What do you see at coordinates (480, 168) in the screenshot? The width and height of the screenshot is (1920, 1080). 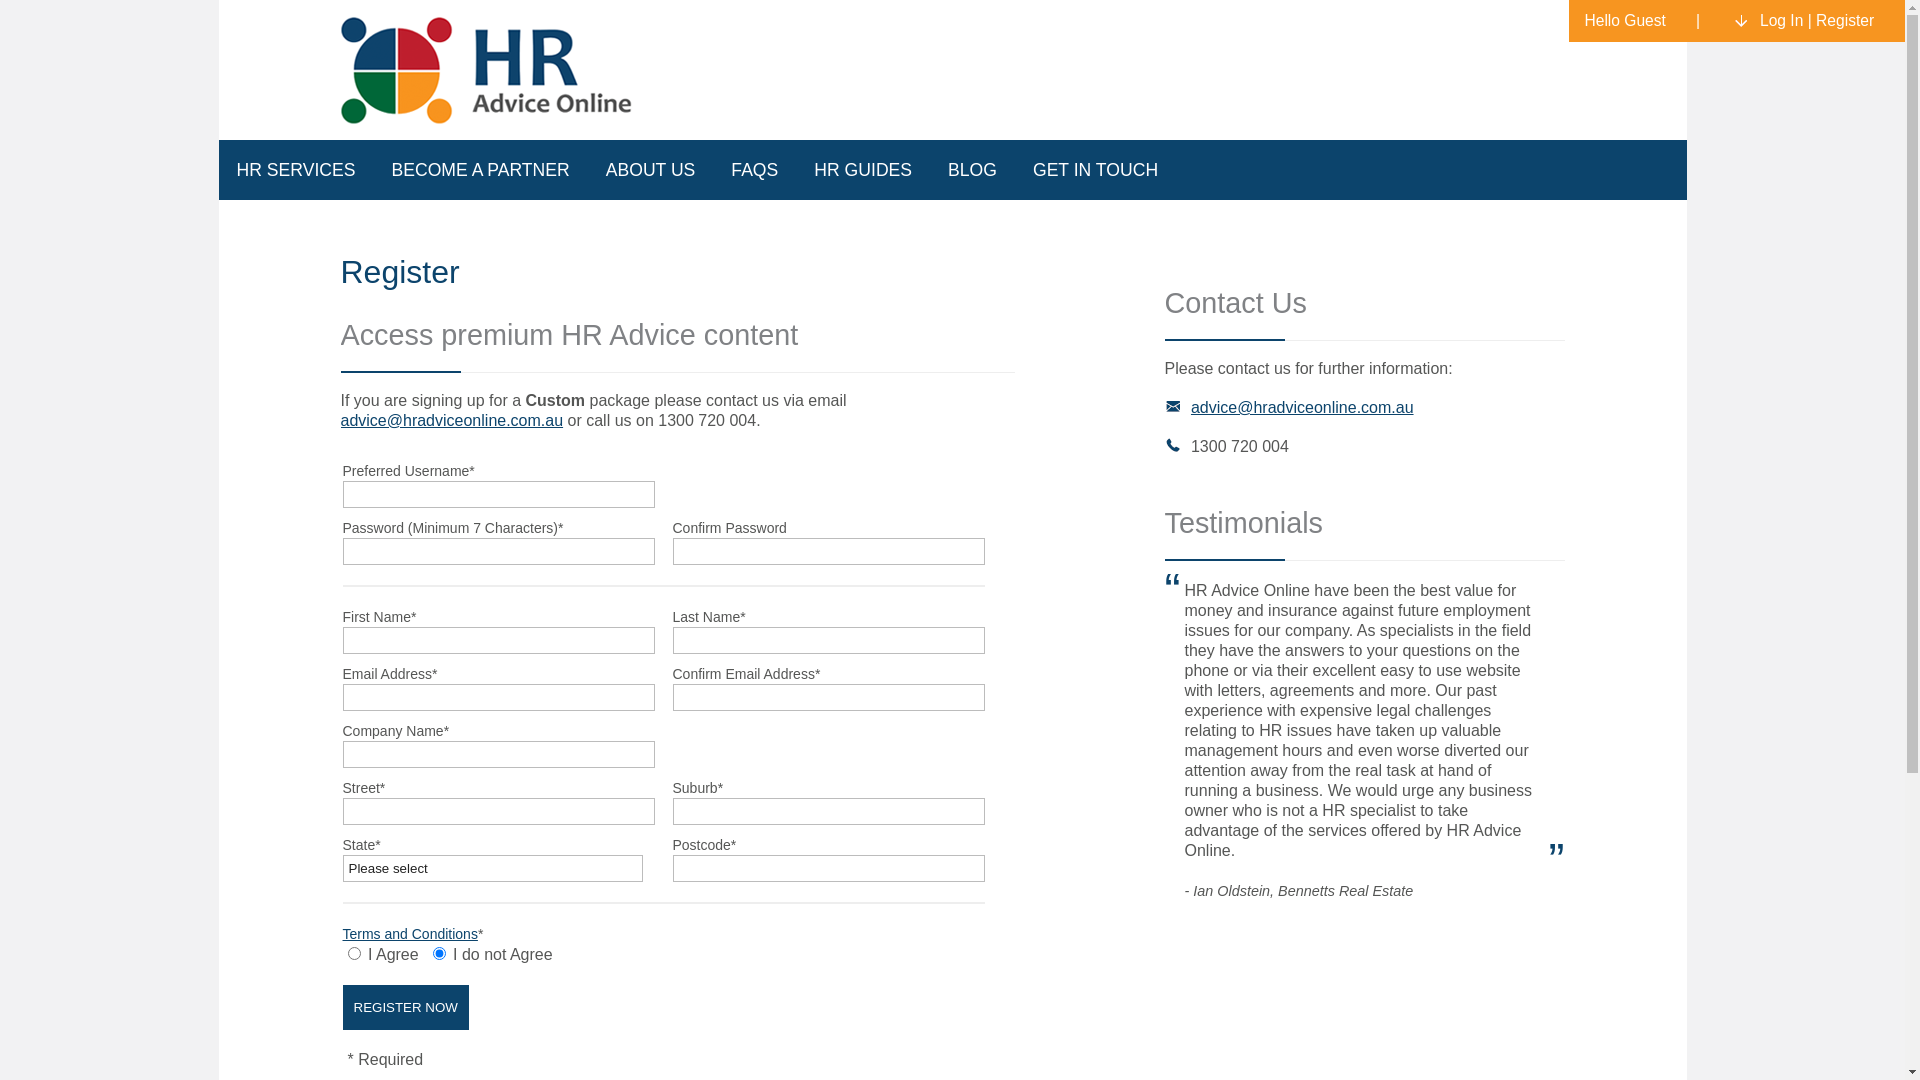 I see `'BECOME A PARTNER'` at bounding box center [480, 168].